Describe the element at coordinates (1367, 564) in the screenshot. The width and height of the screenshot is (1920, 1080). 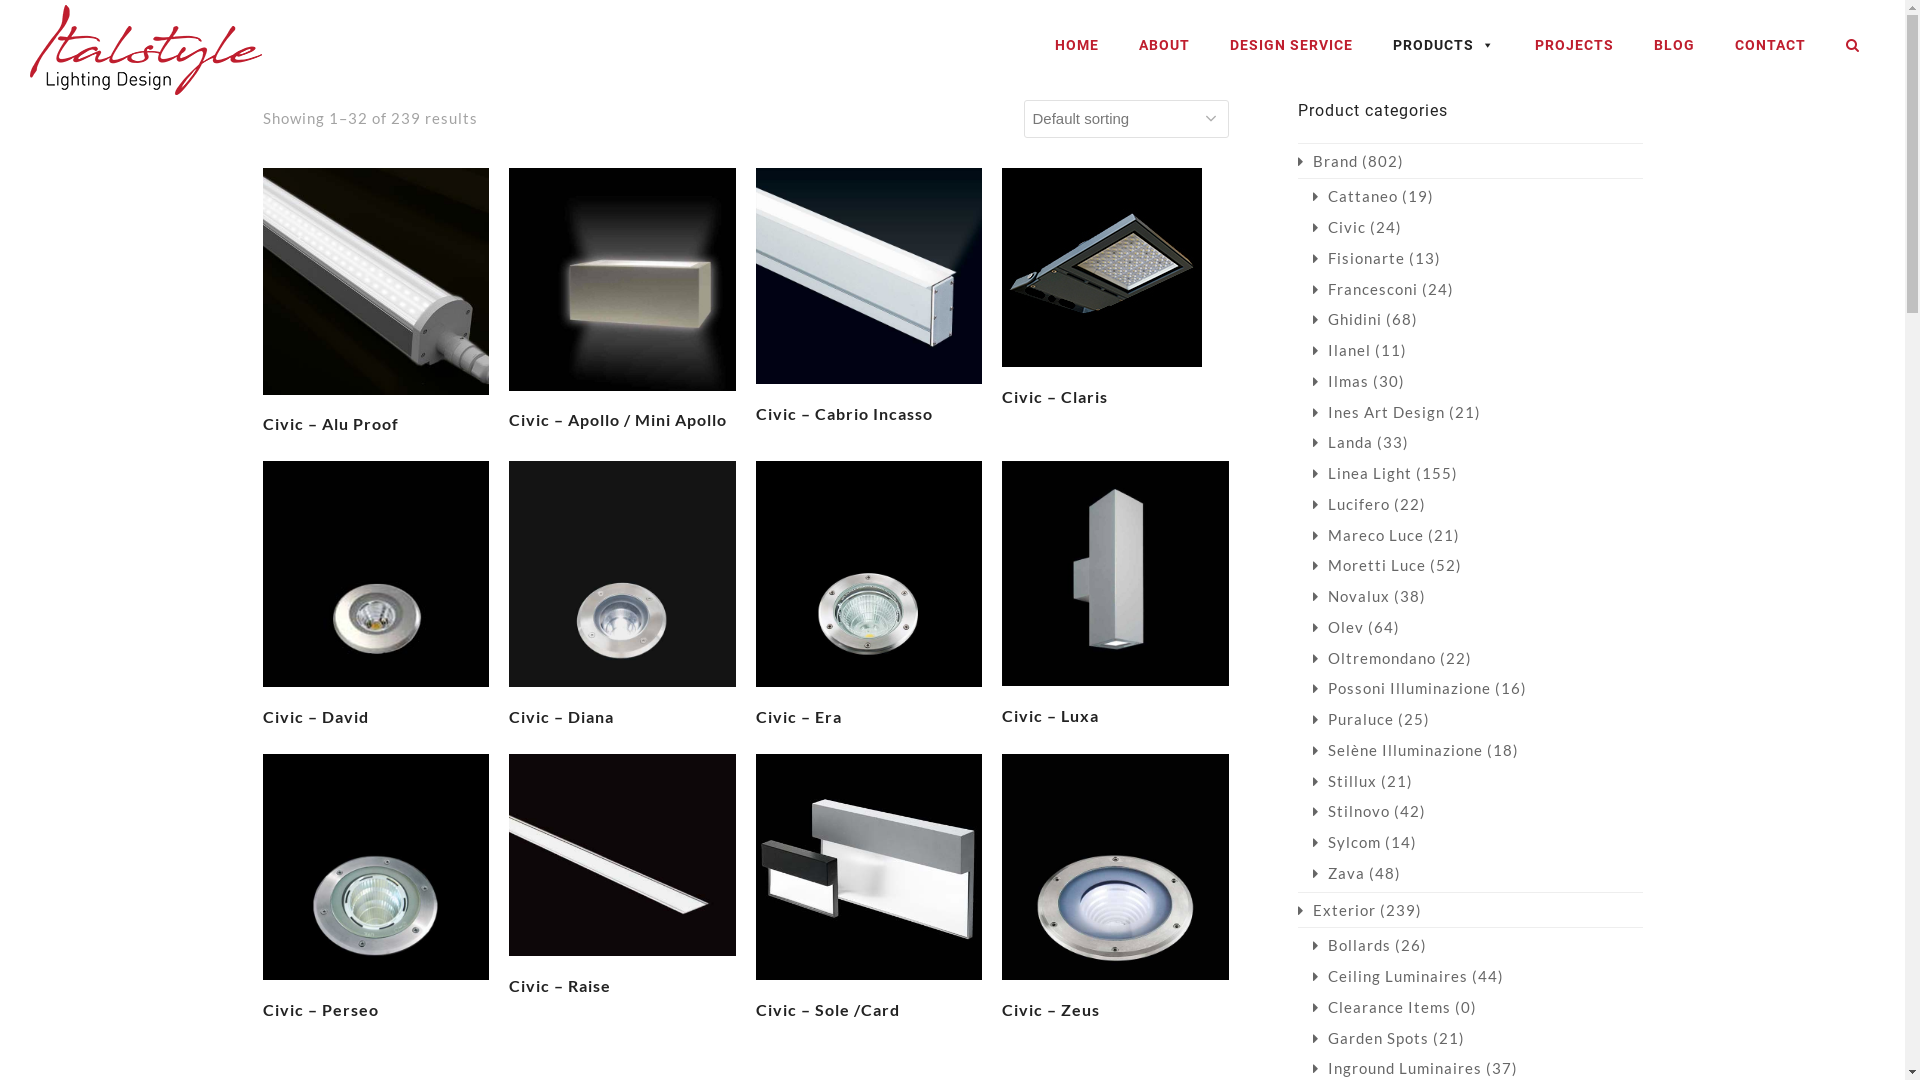
I see `'Moretti Luce'` at that location.